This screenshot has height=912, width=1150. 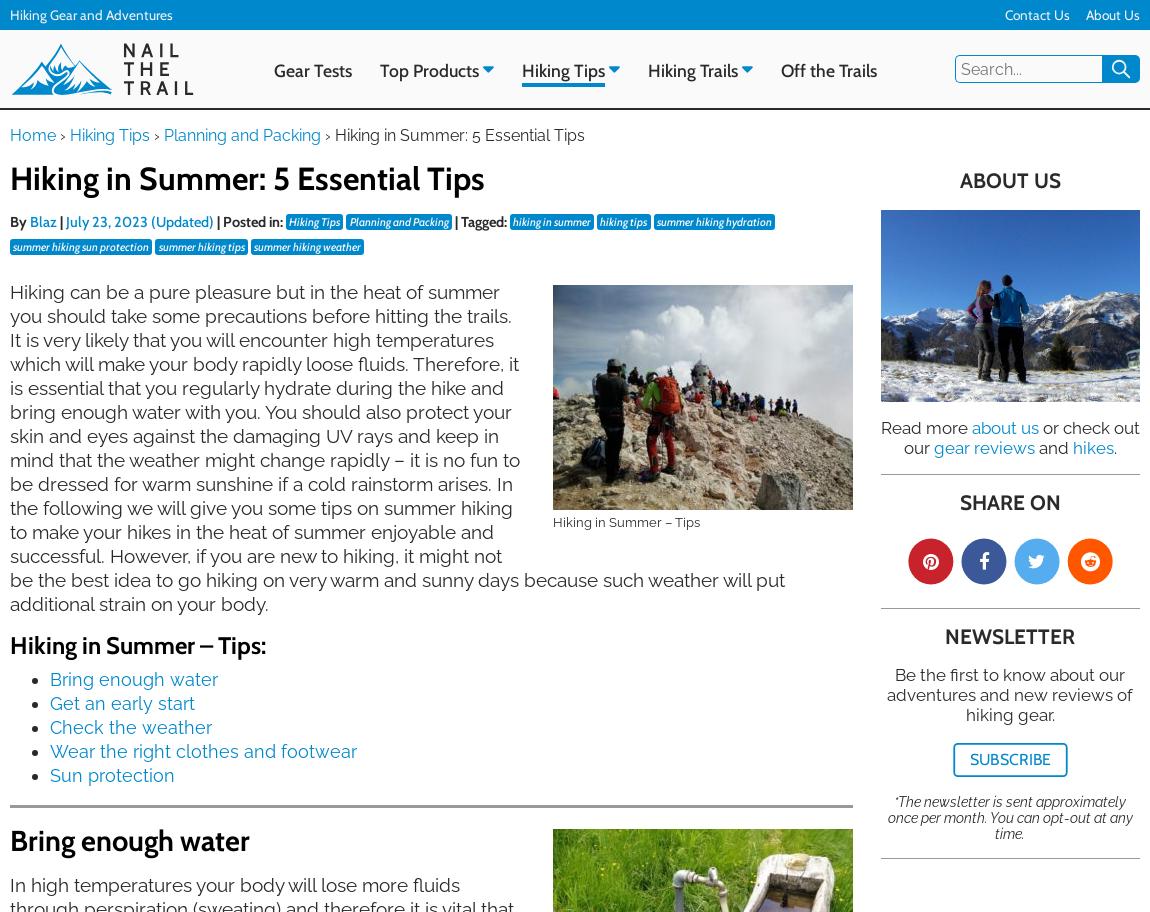 What do you see at coordinates (306, 246) in the screenshot?
I see `'summer hiking weather'` at bounding box center [306, 246].